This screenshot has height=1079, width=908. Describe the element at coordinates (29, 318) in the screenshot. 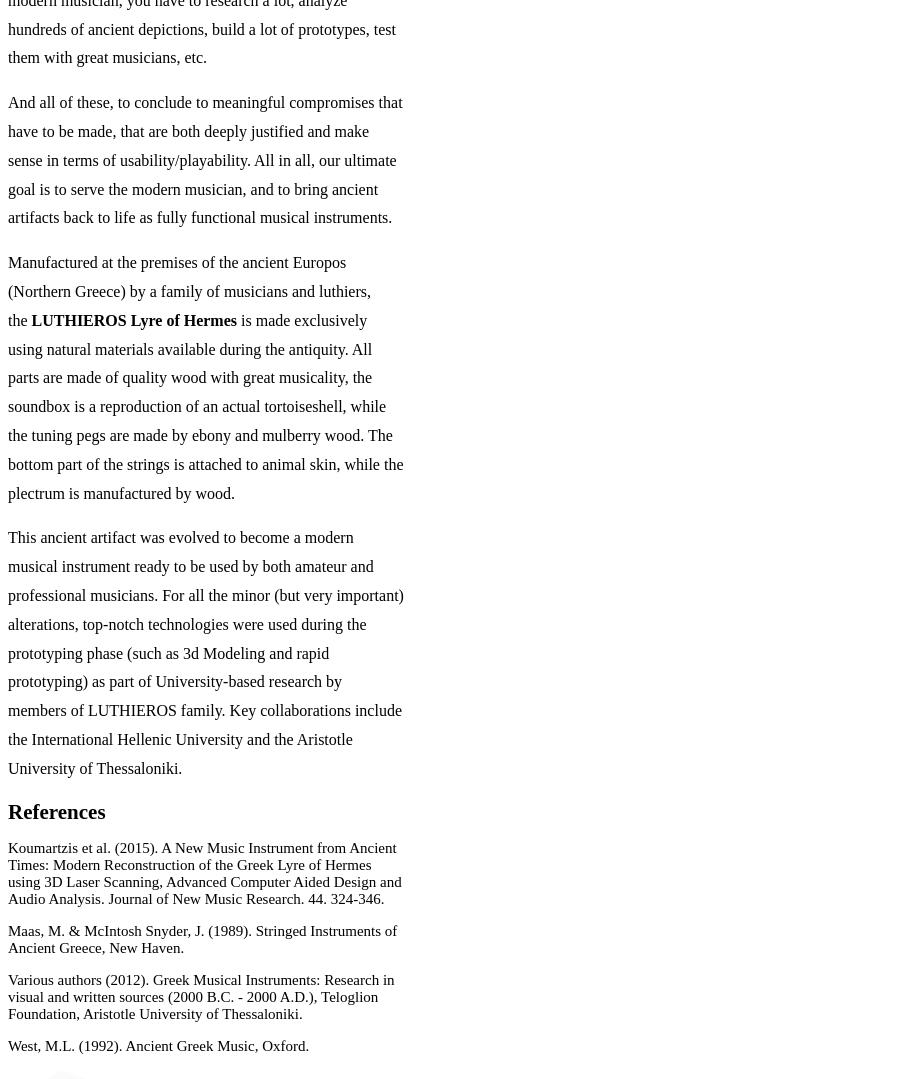

I see `'LUTHIEROS Lyre of Hermes'` at that location.